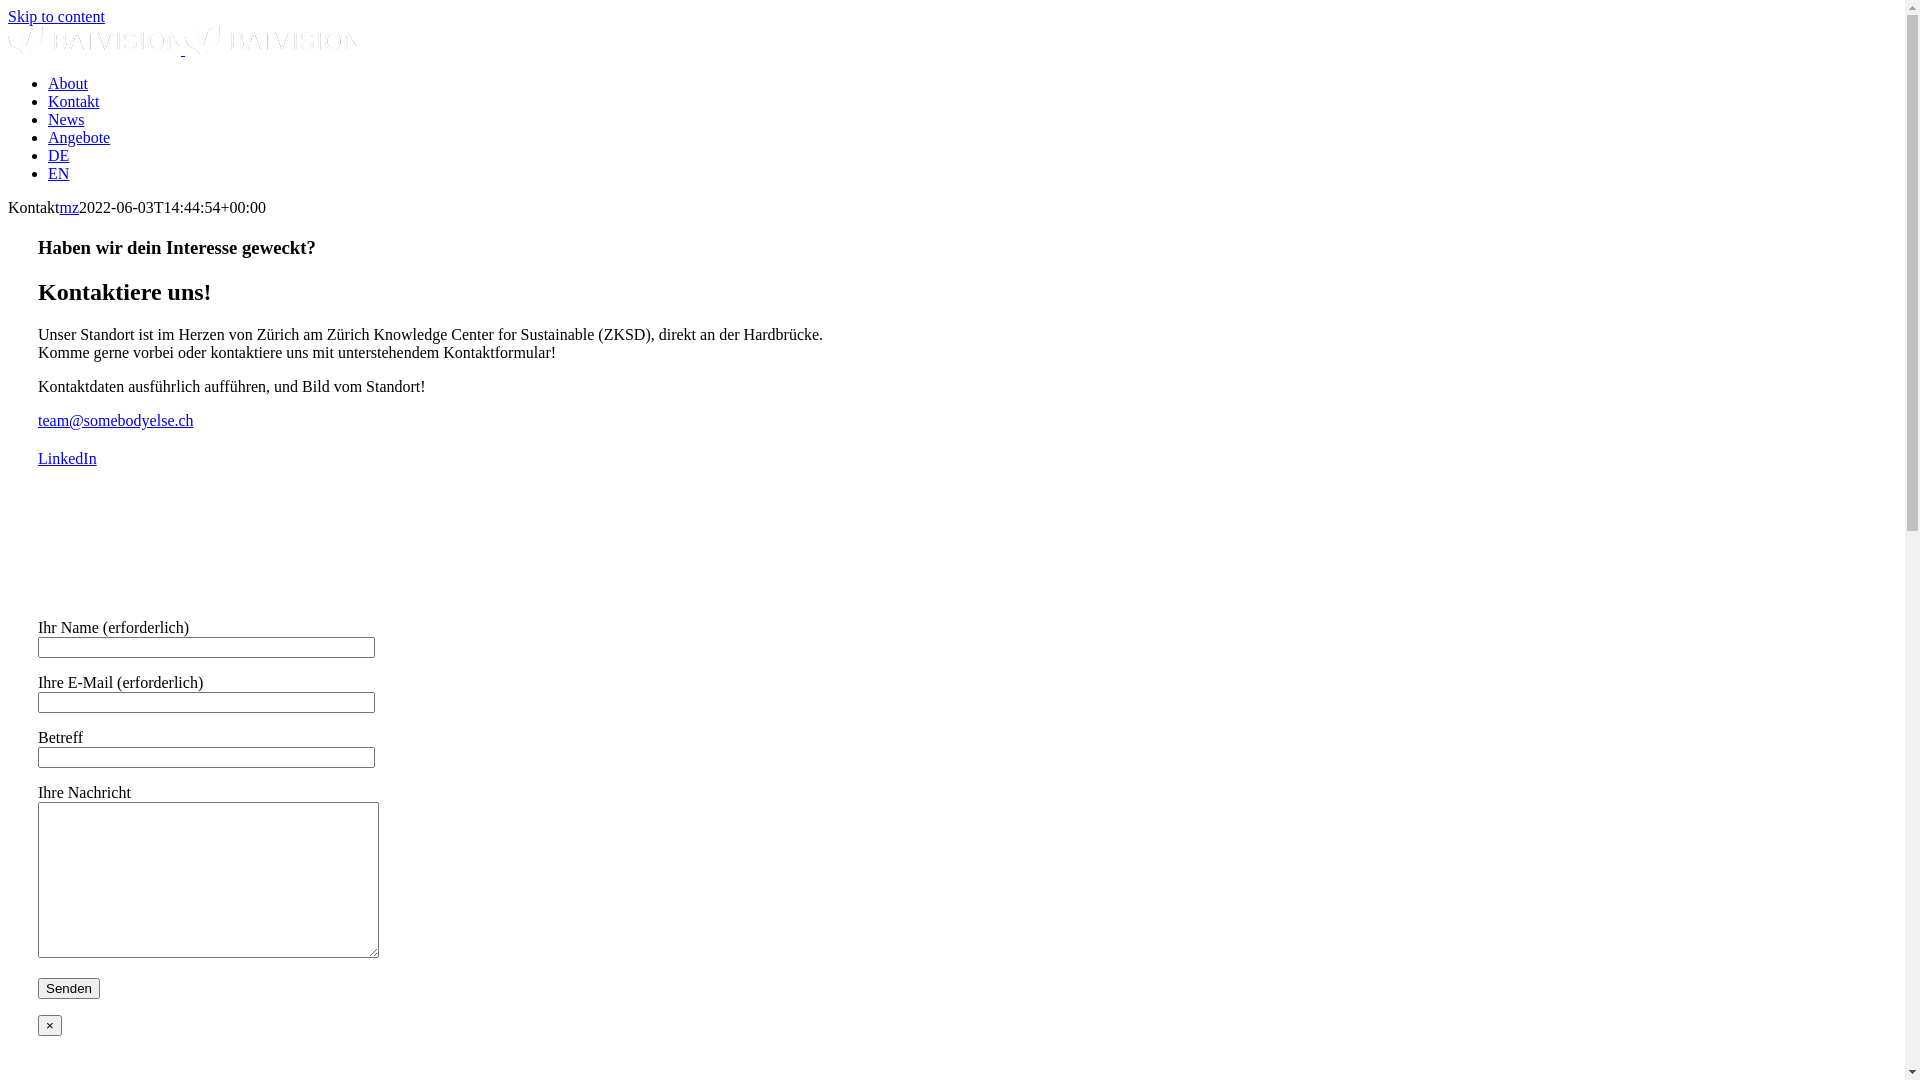 Image resolution: width=1920 pixels, height=1080 pixels. What do you see at coordinates (58, 154) in the screenshot?
I see `'DE'` at bounding box center [58, 154].